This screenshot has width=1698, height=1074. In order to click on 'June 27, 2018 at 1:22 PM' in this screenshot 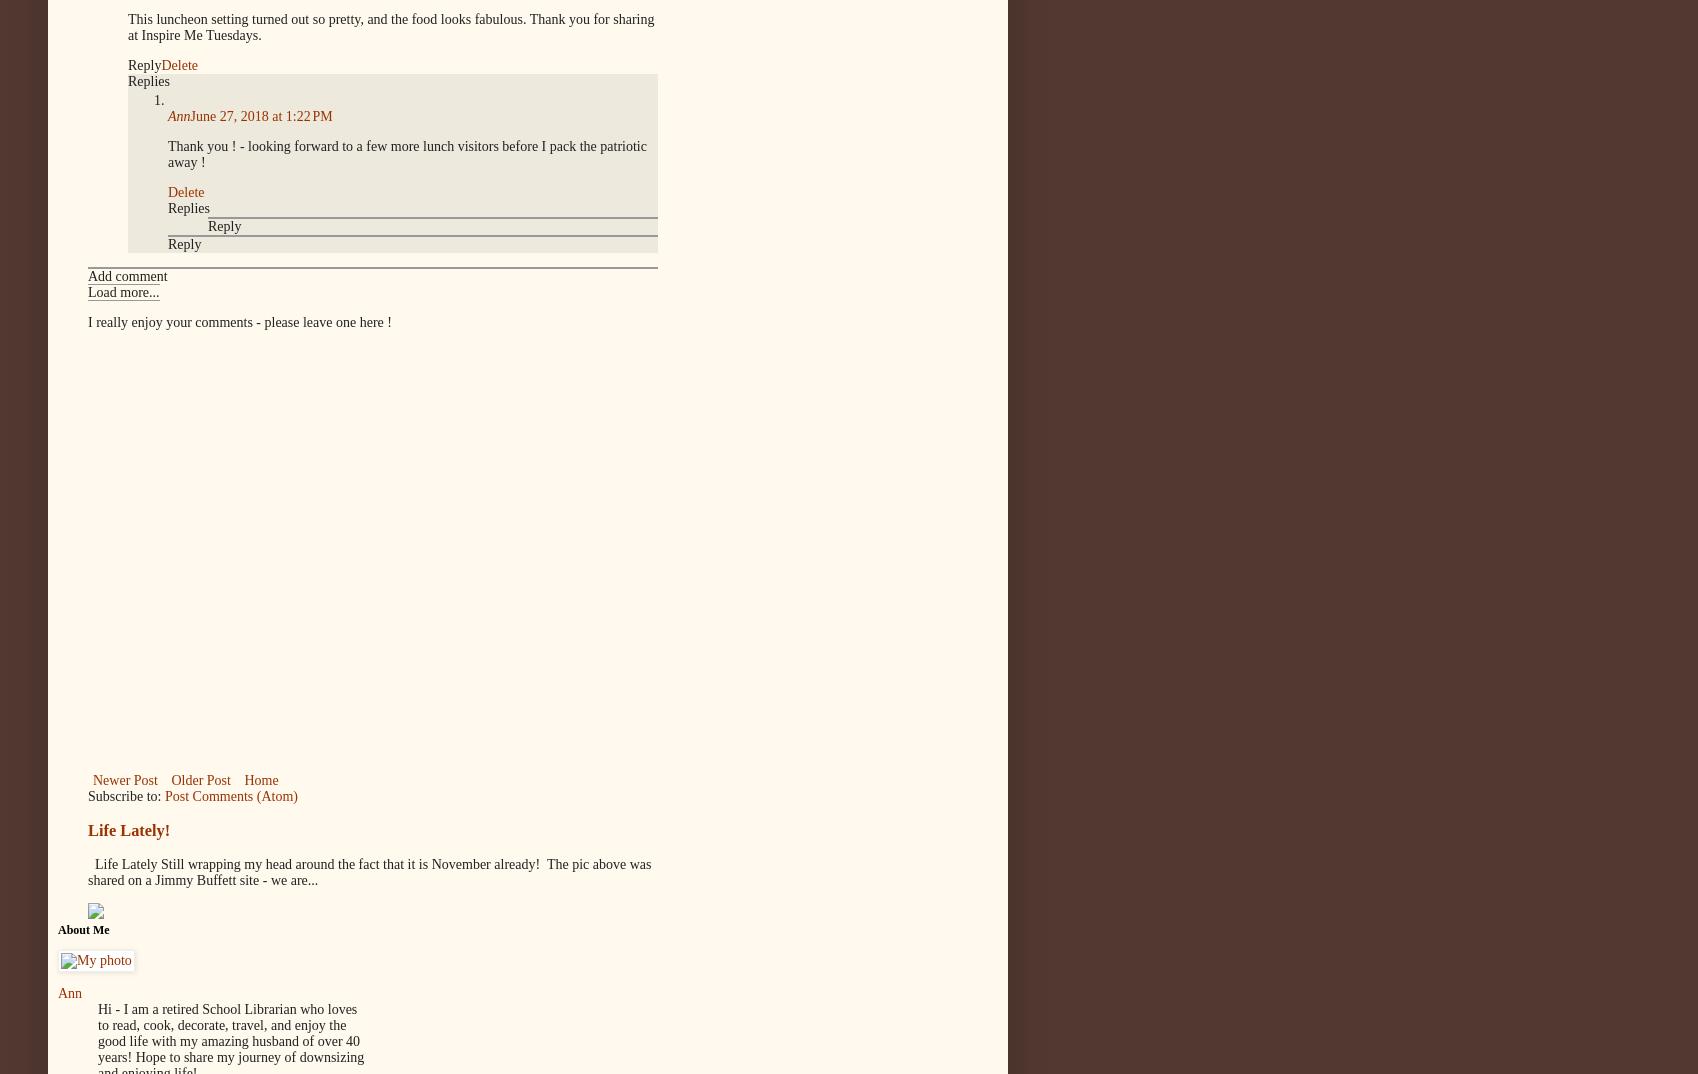, I will do `click(190, 114)`.